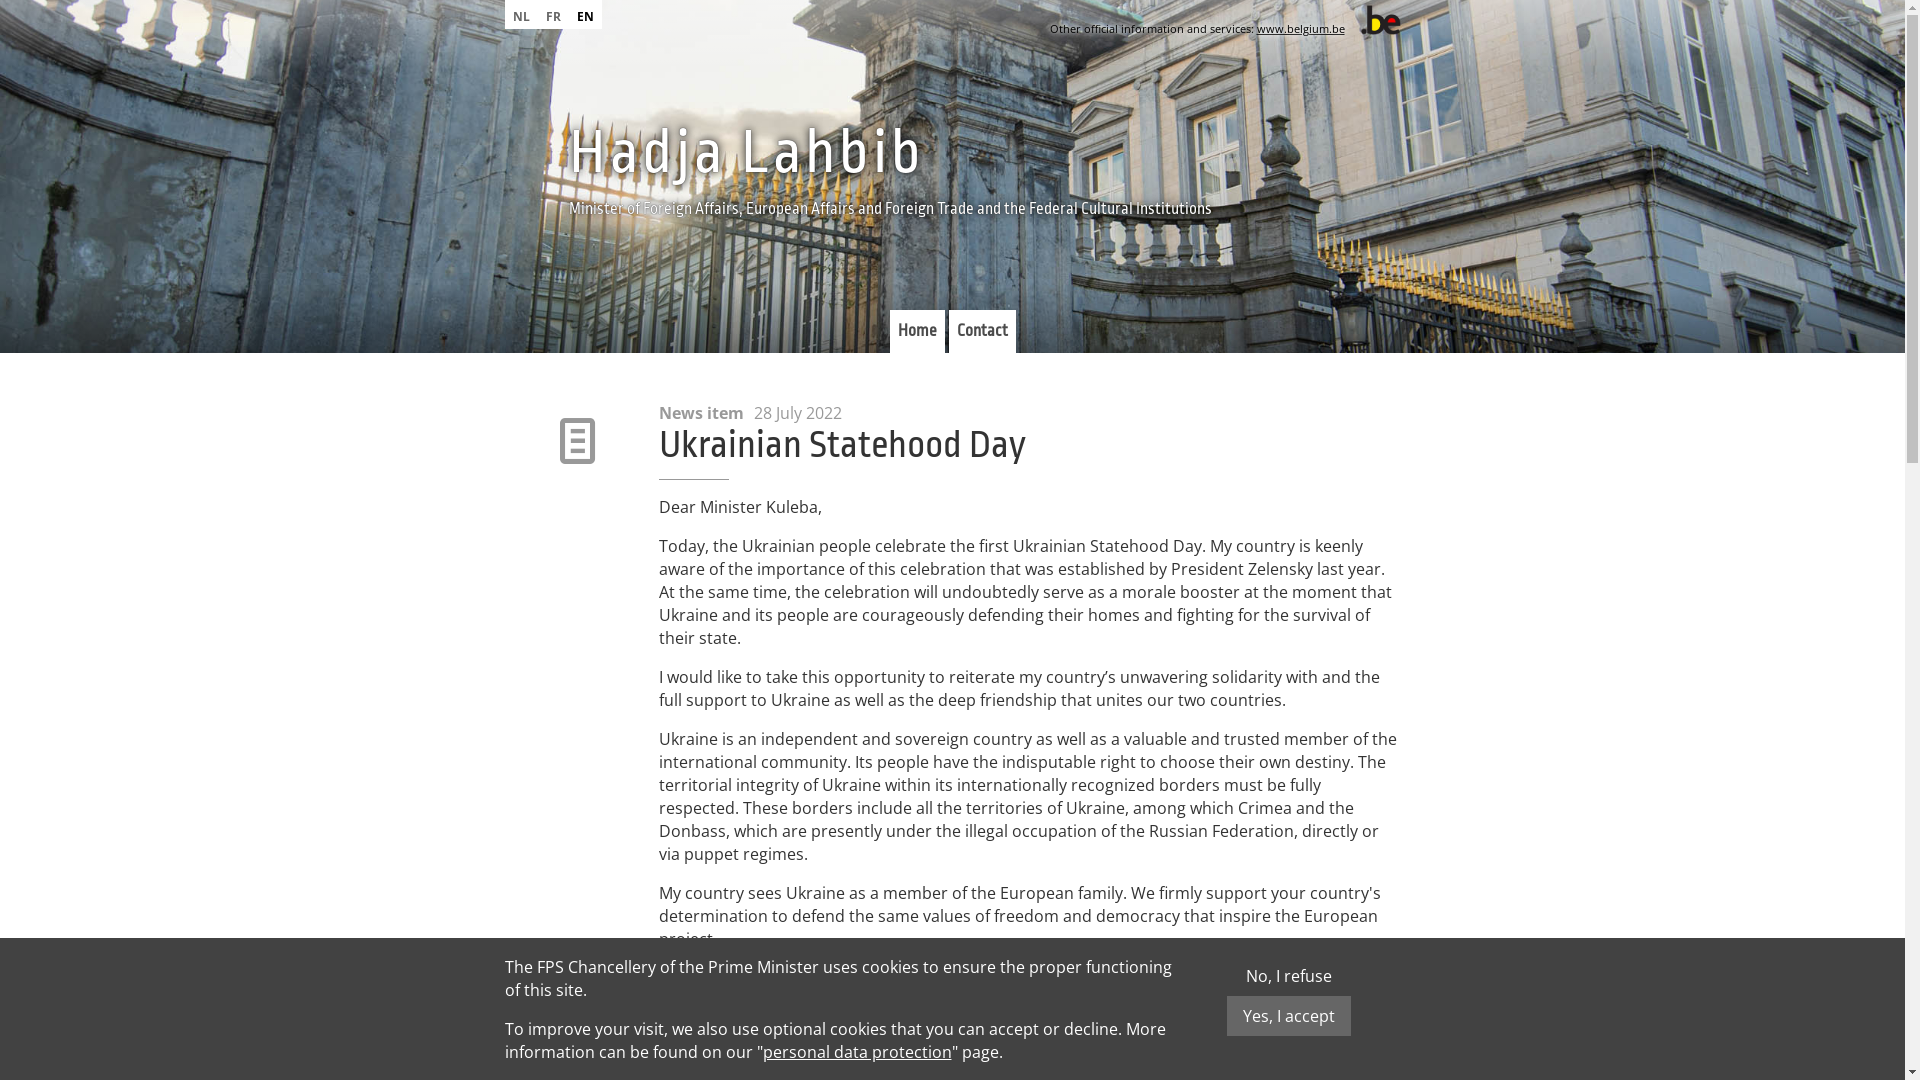 Image resolution: width=1920 pixels, height=1080 pixels. I want to click on 'Home', so click(916, 330).